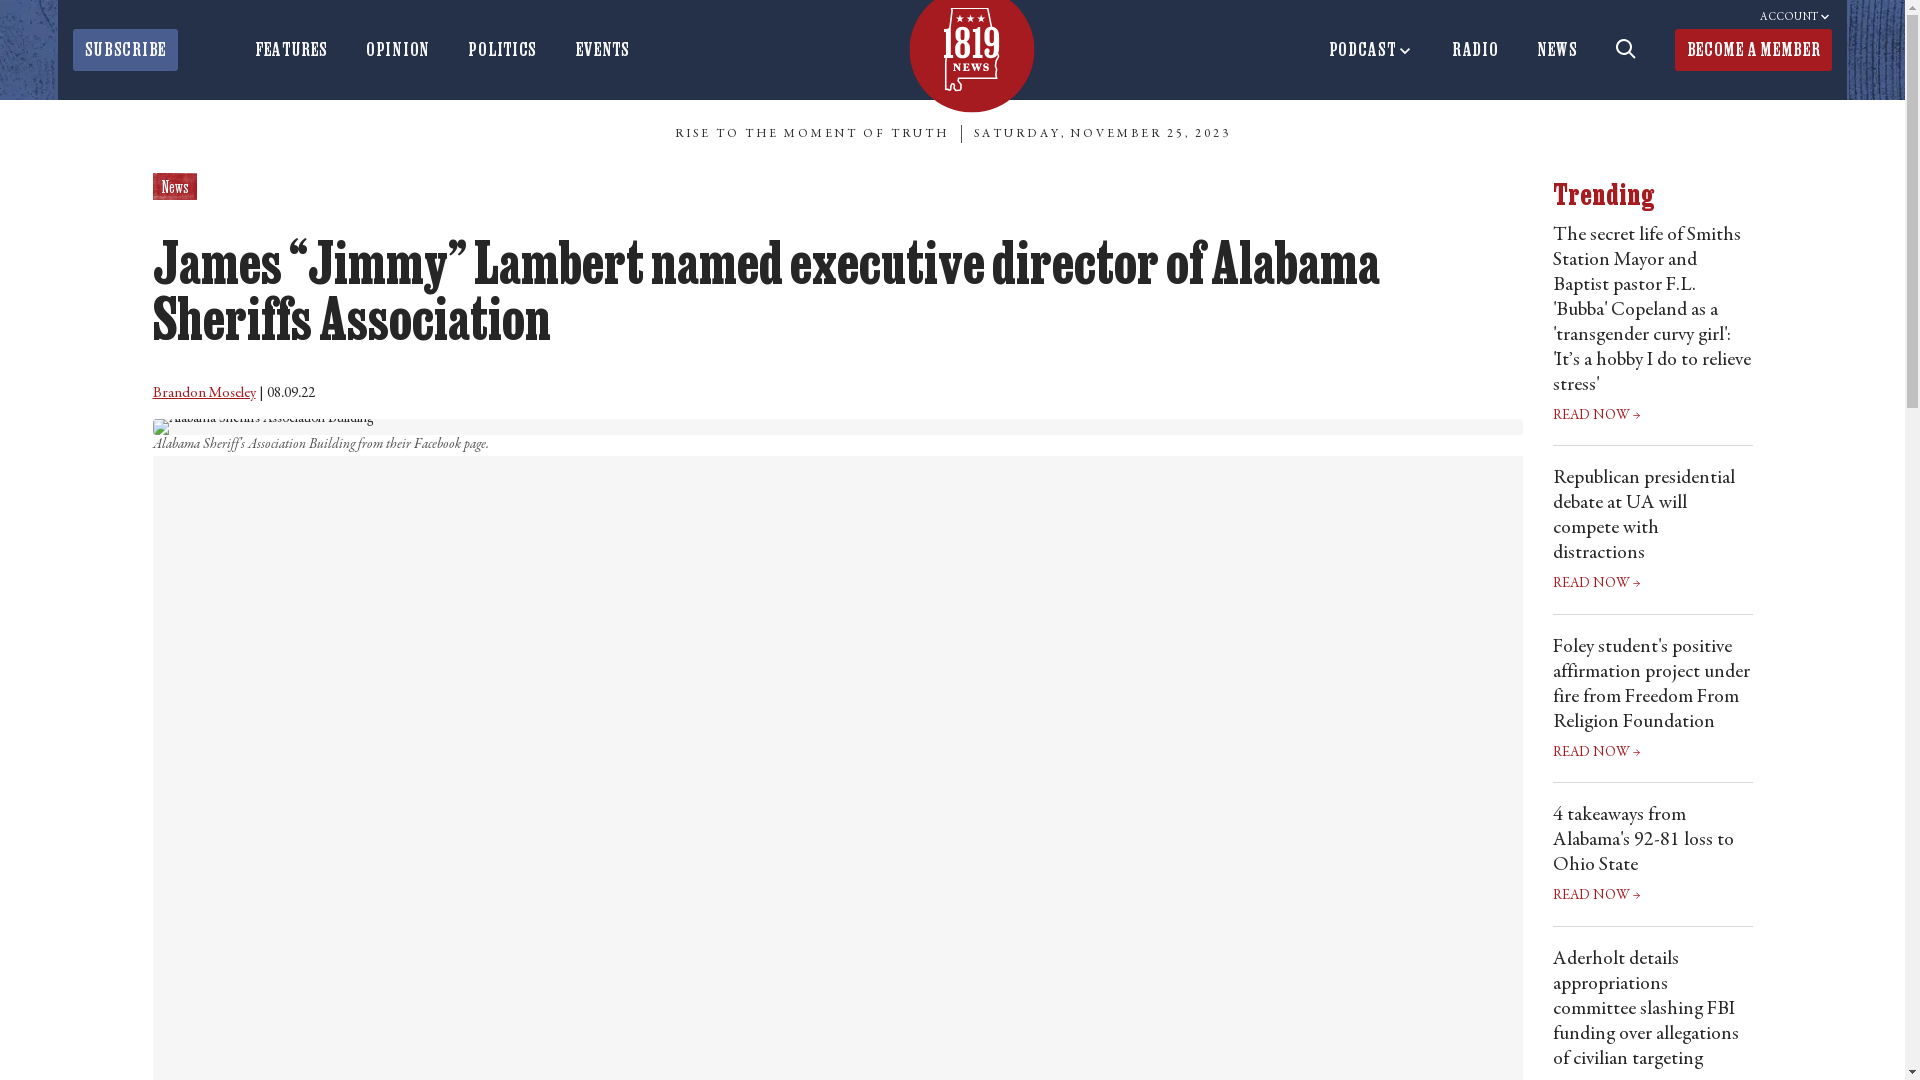  I want to click on 'News', so click(173, 186).